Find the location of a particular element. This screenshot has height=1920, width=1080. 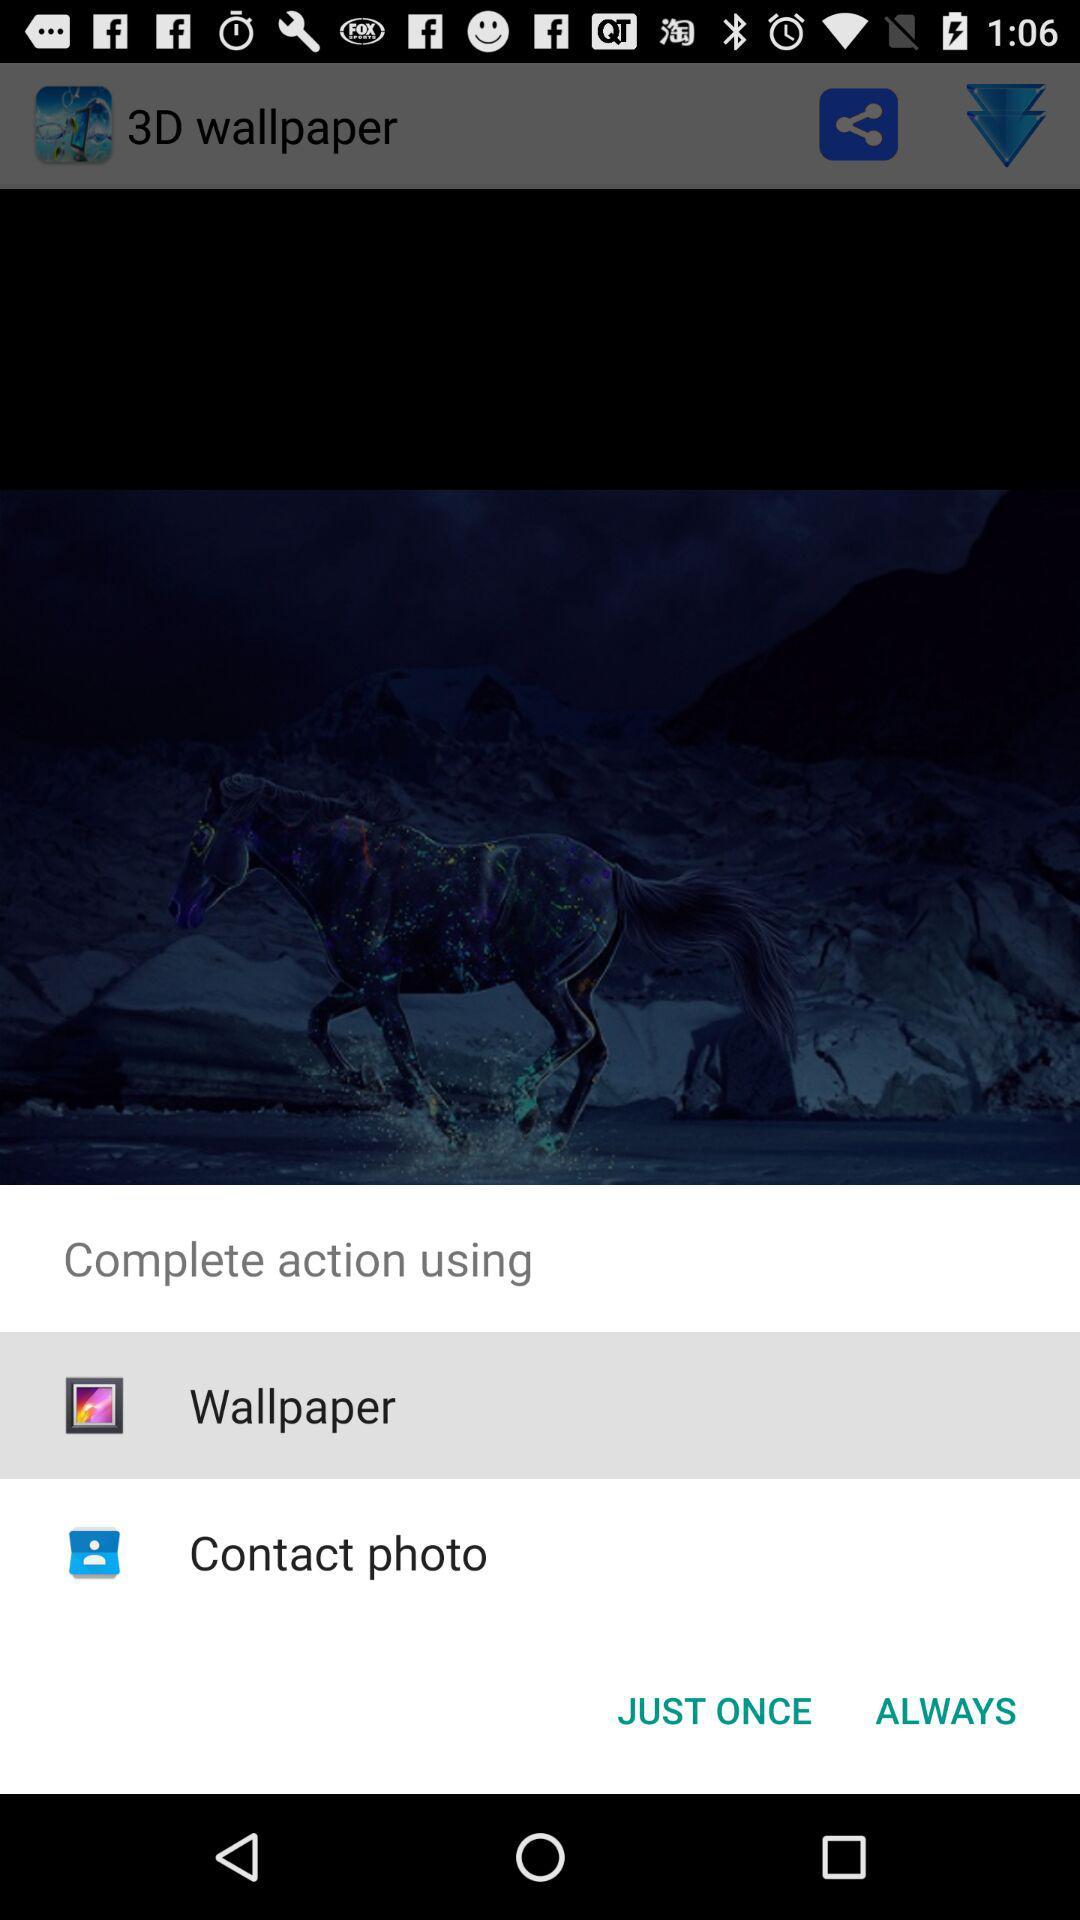

icon at the bottom is located at coordinates (713, 1708).